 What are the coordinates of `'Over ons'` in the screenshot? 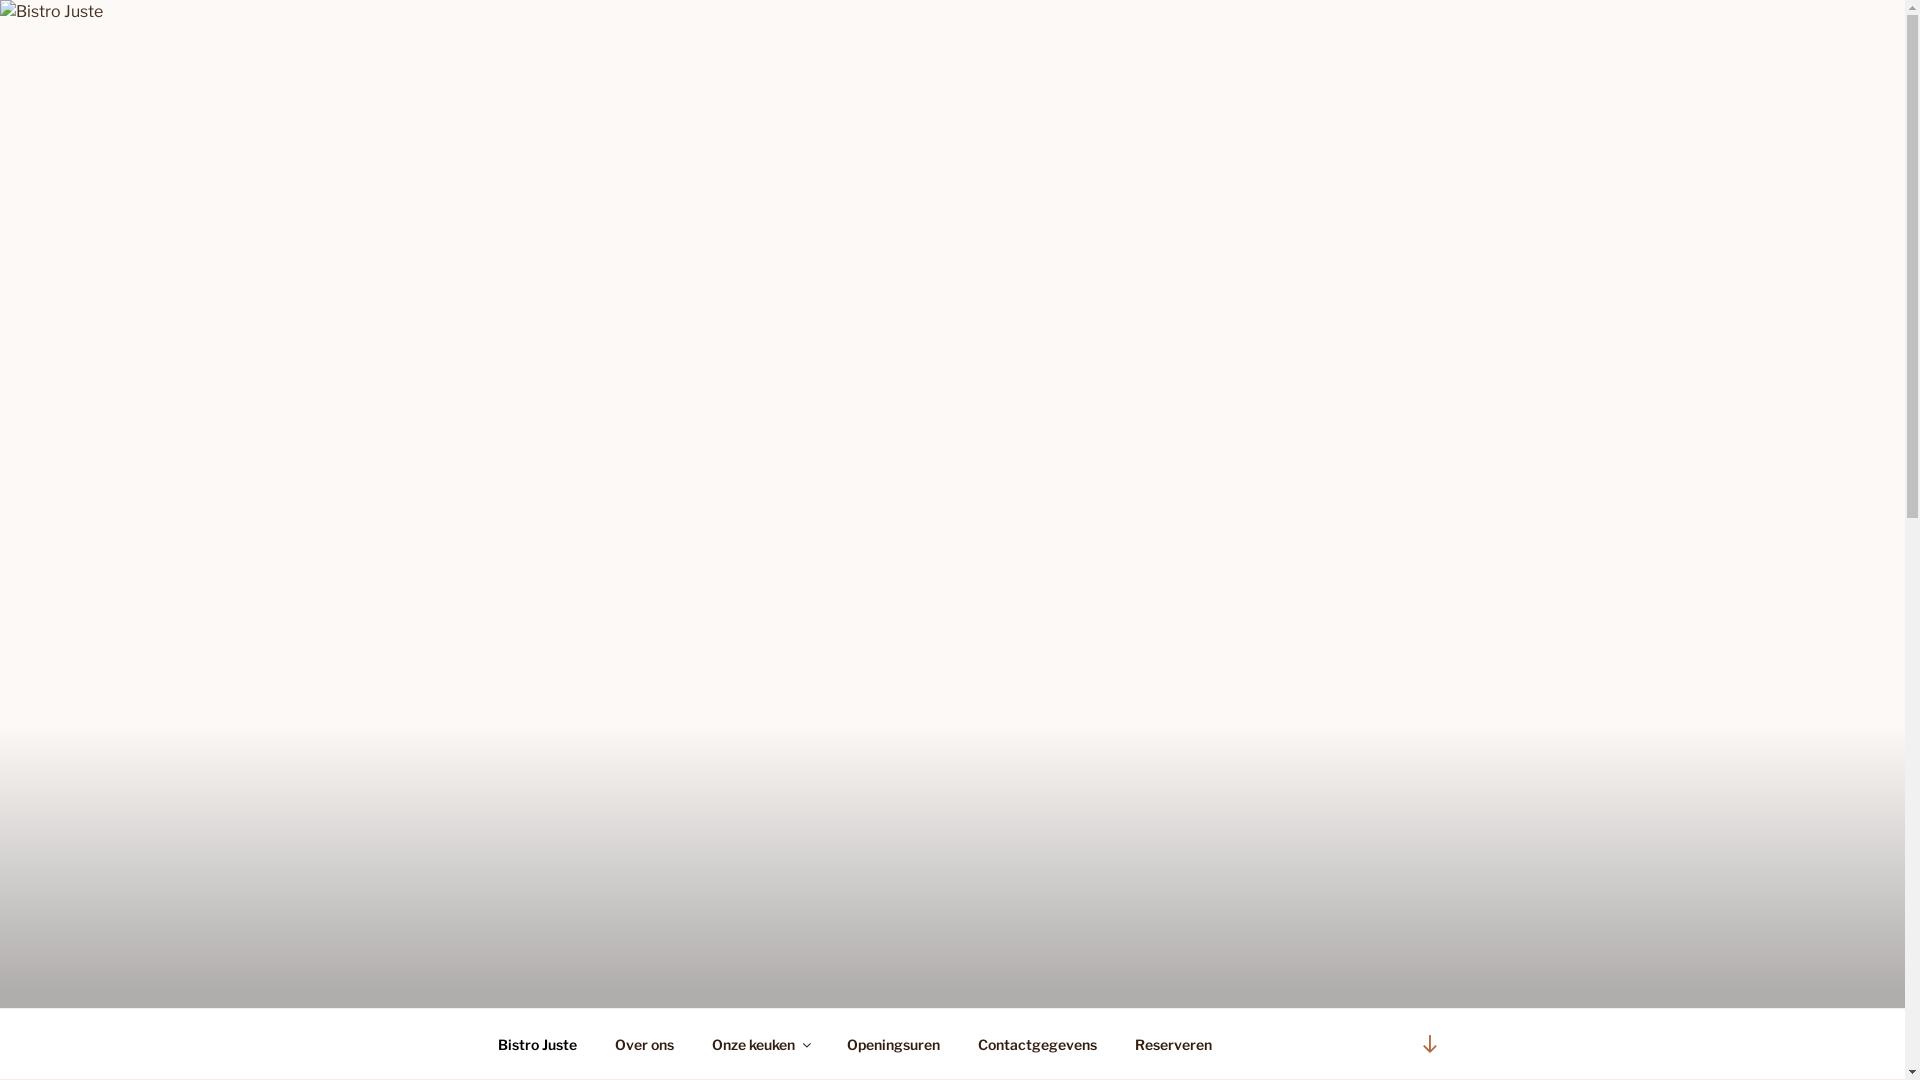 It's located at (644, 1043).